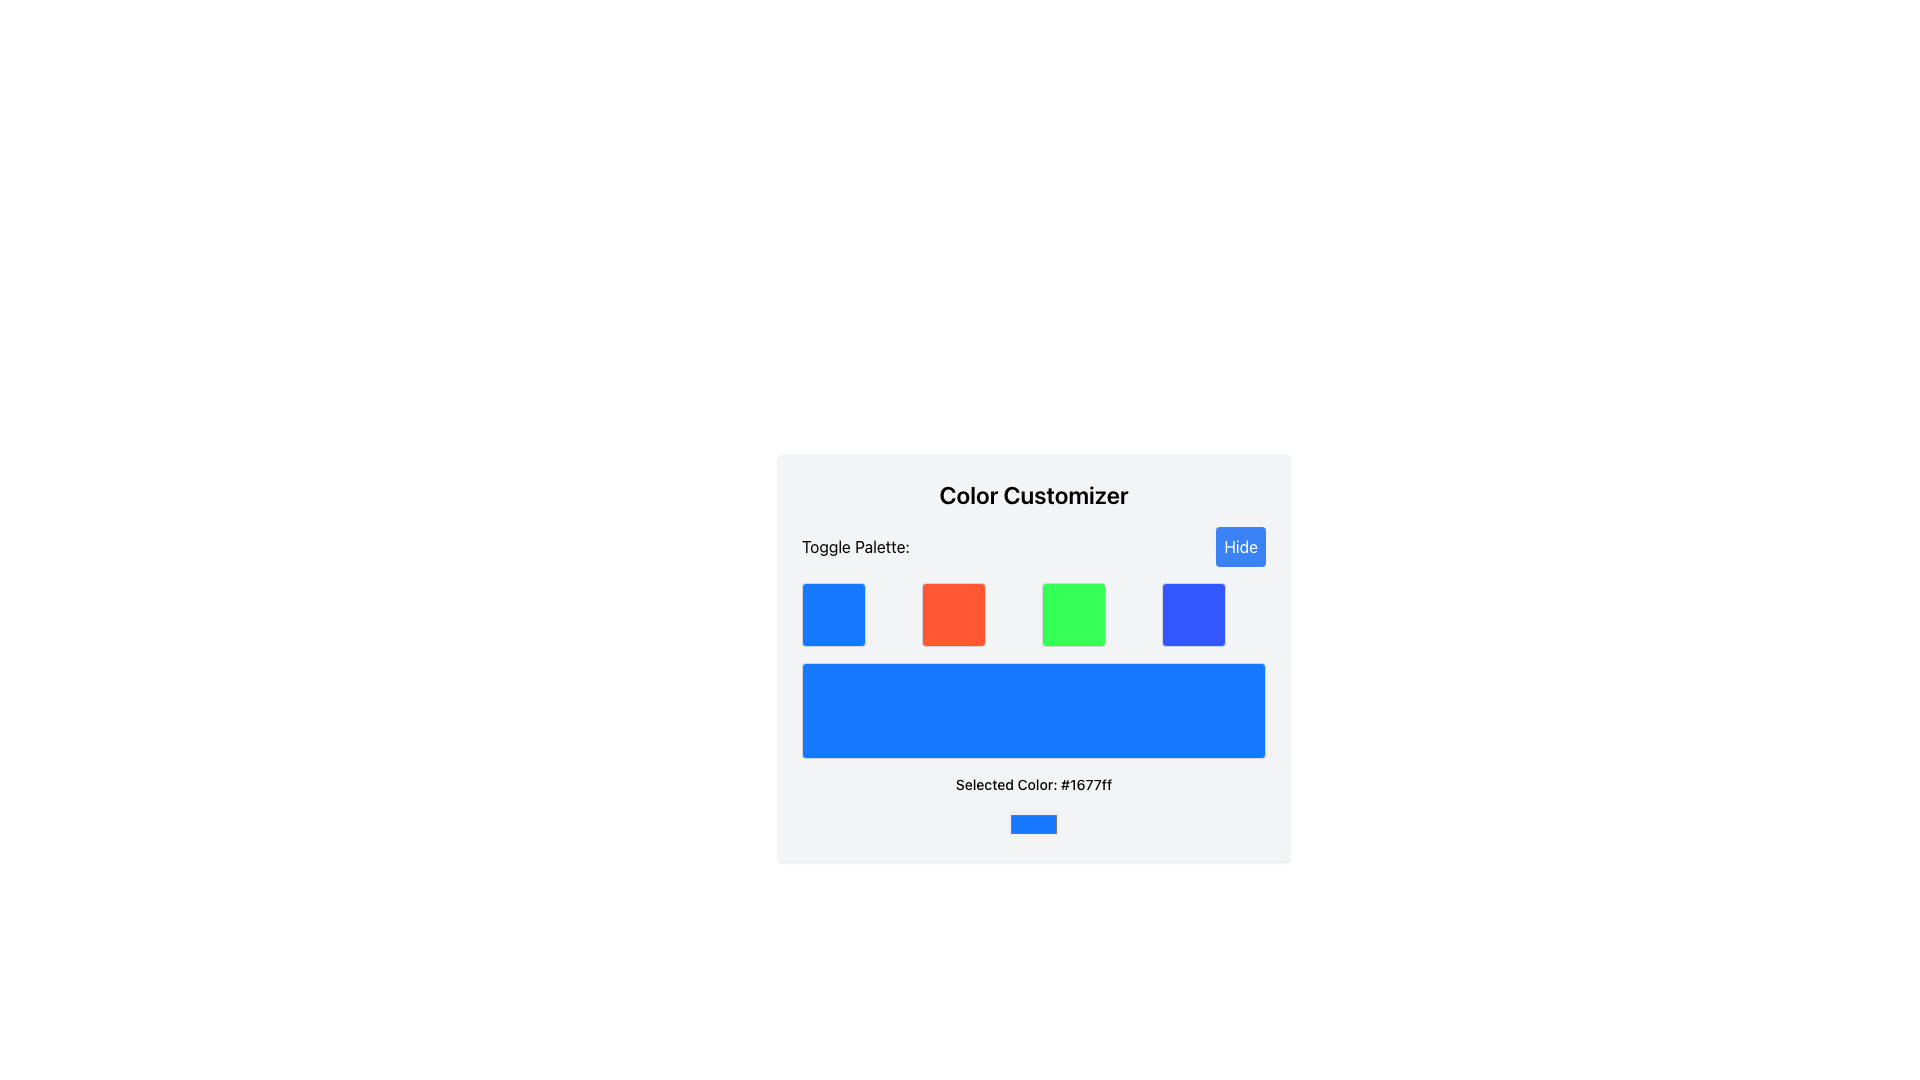 This screenshot has height=1080, width=1920. Describe the element at coordinates (1194, 613) in the screenshot. I see `the fourth color selection tile in the color palette` at that location.